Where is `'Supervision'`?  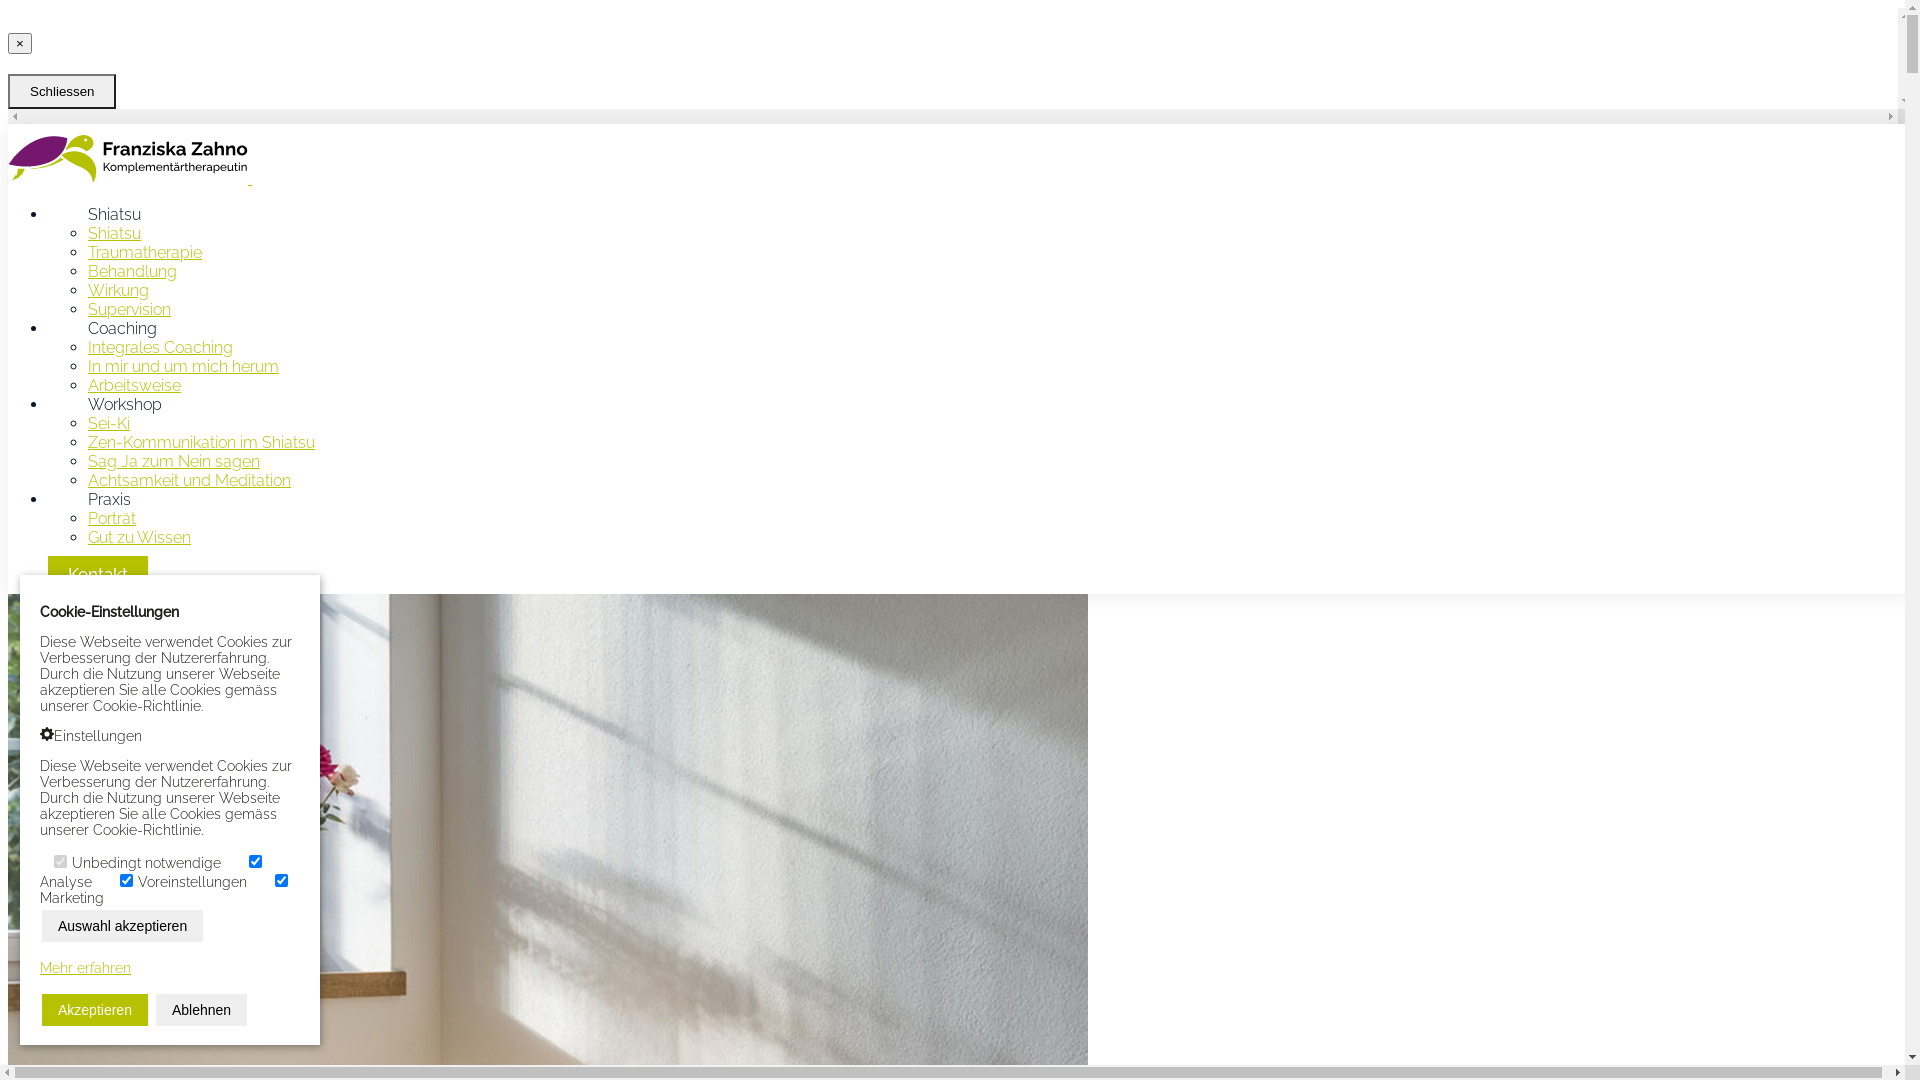
'Supervision' is located at coordinates (128, 309).